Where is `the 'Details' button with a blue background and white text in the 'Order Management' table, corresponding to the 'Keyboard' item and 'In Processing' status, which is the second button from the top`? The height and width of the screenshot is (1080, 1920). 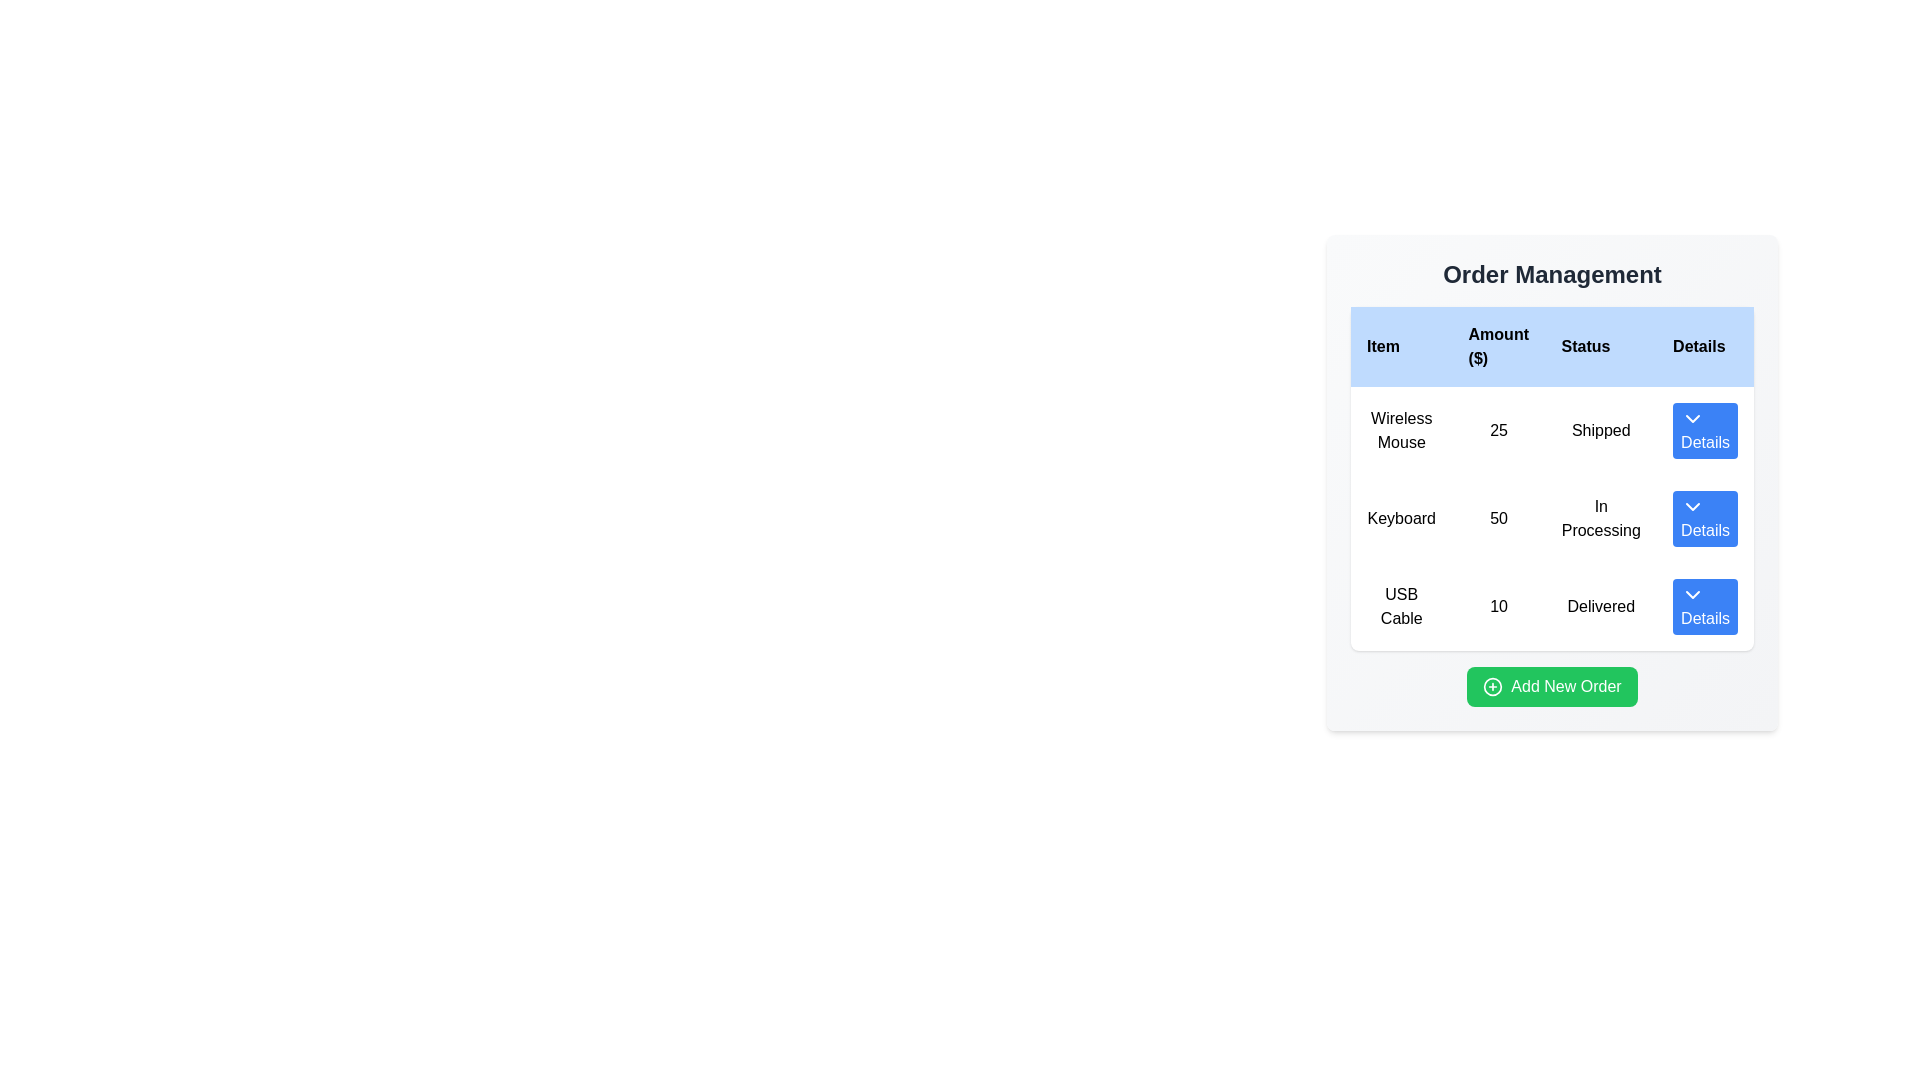 the 'Details' button with a blue background and white text in the 'Order Management' table, corresponding to the 'Keyboard' item and 'In Processing' status, which is the second button from the top is located at coordinates (1704, 518).